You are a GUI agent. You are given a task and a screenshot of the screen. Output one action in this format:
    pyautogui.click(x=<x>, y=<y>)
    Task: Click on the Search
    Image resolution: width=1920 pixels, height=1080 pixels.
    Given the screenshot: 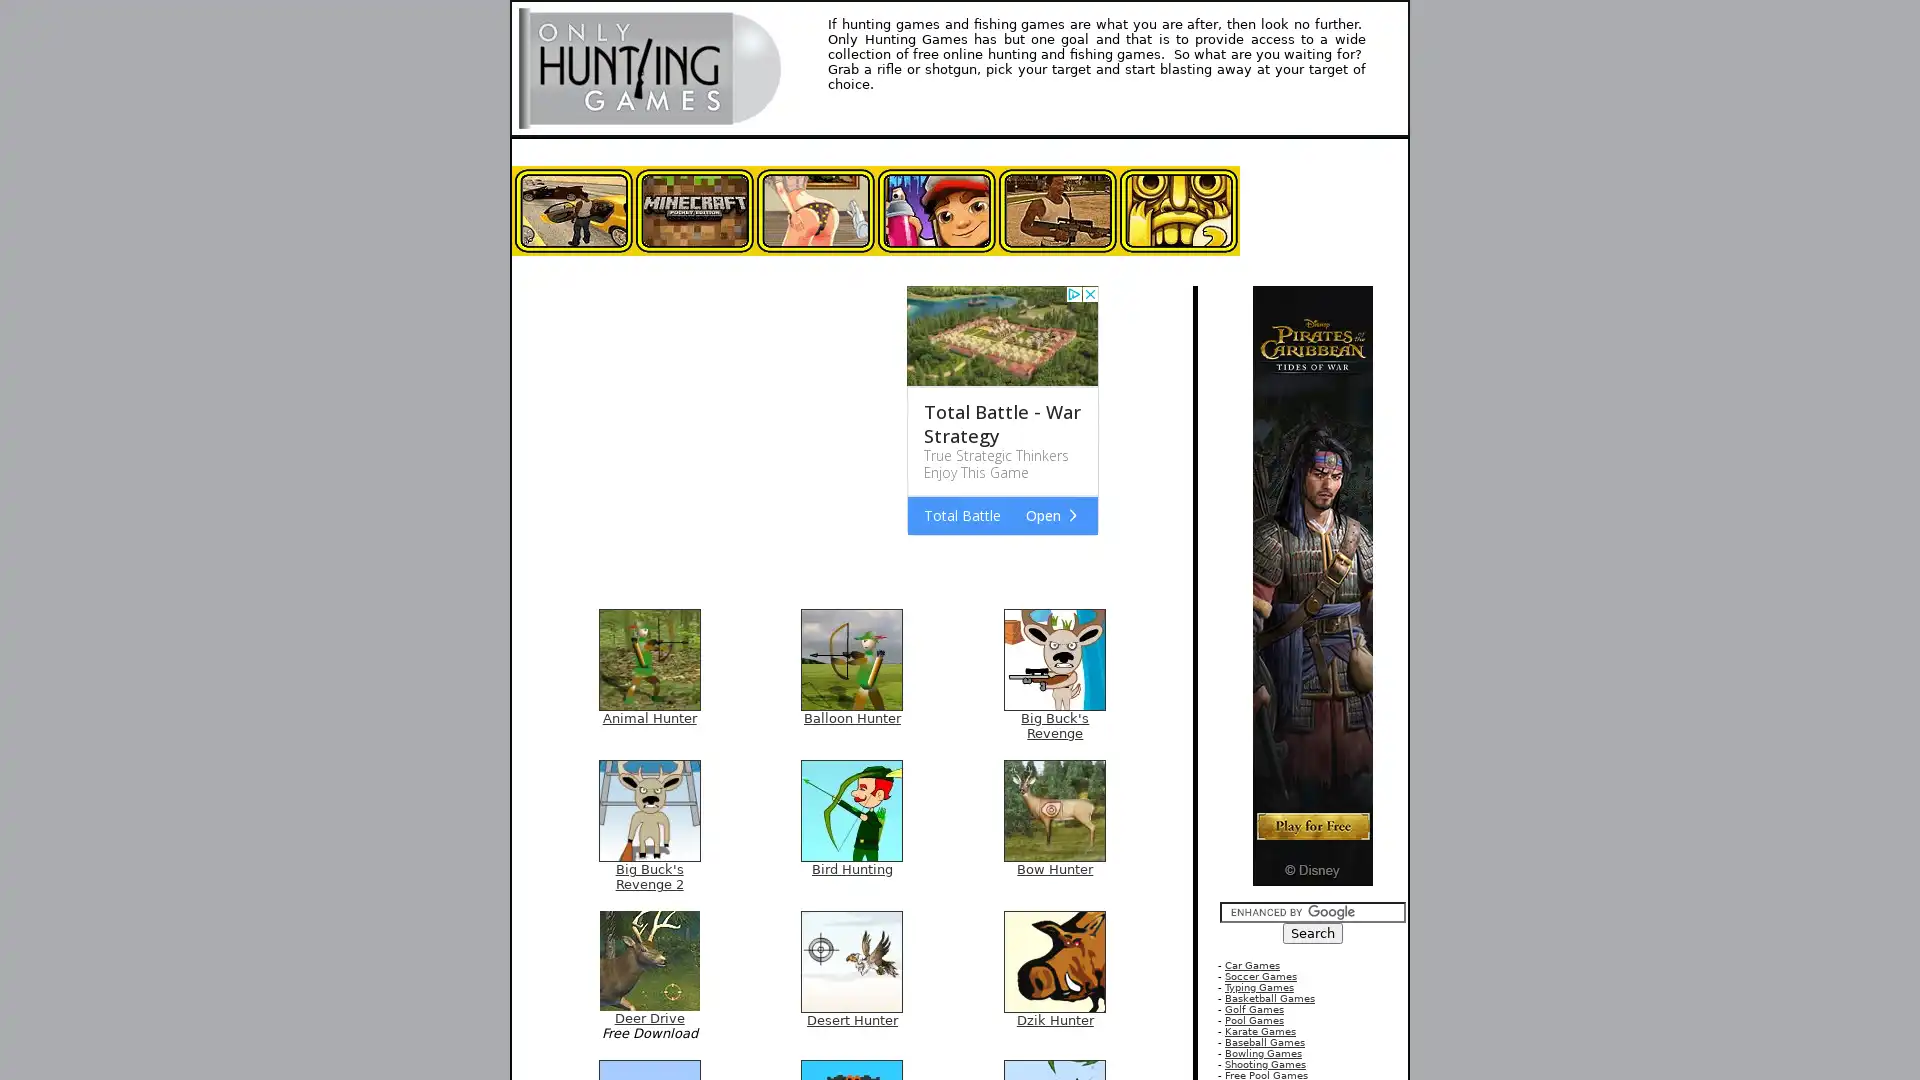 What is the action you would take?
    pyautogui.click(x=1313, y=933)
    